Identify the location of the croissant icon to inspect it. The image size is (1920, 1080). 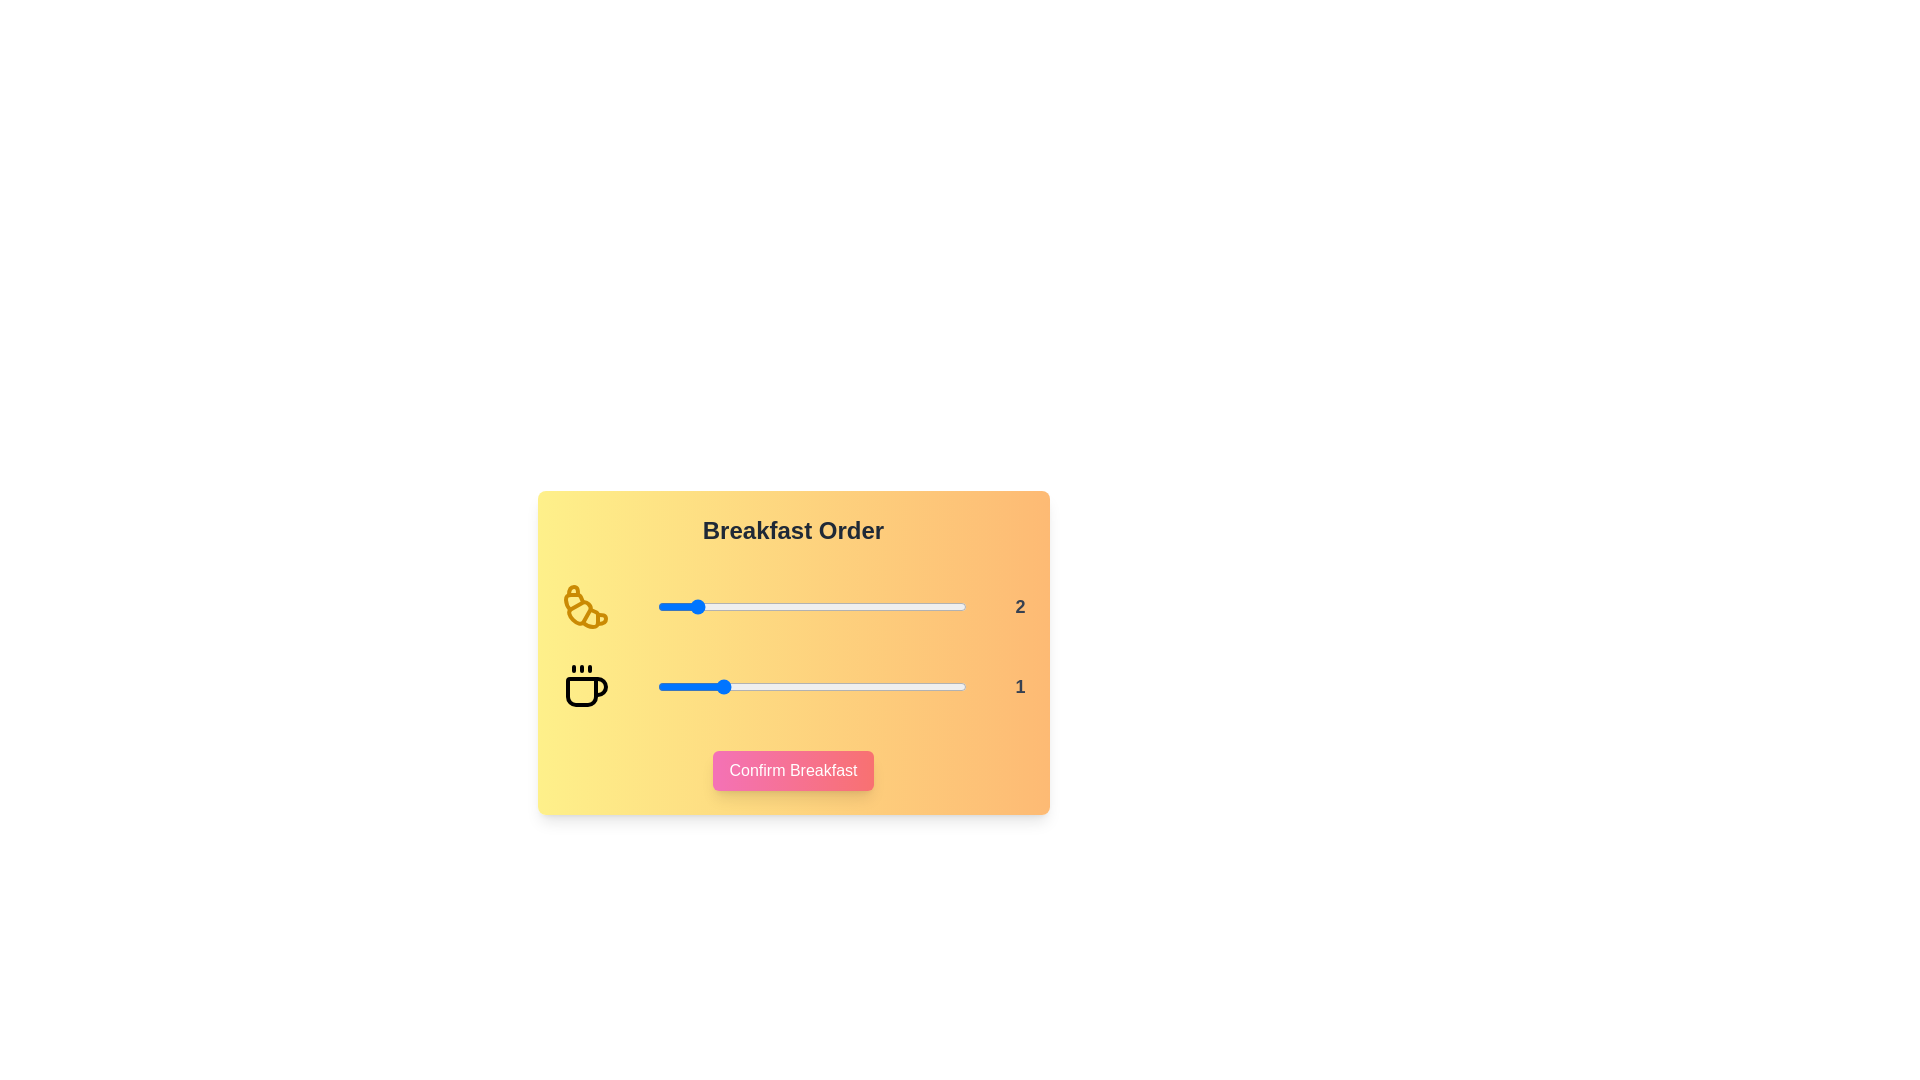
(584, 605).